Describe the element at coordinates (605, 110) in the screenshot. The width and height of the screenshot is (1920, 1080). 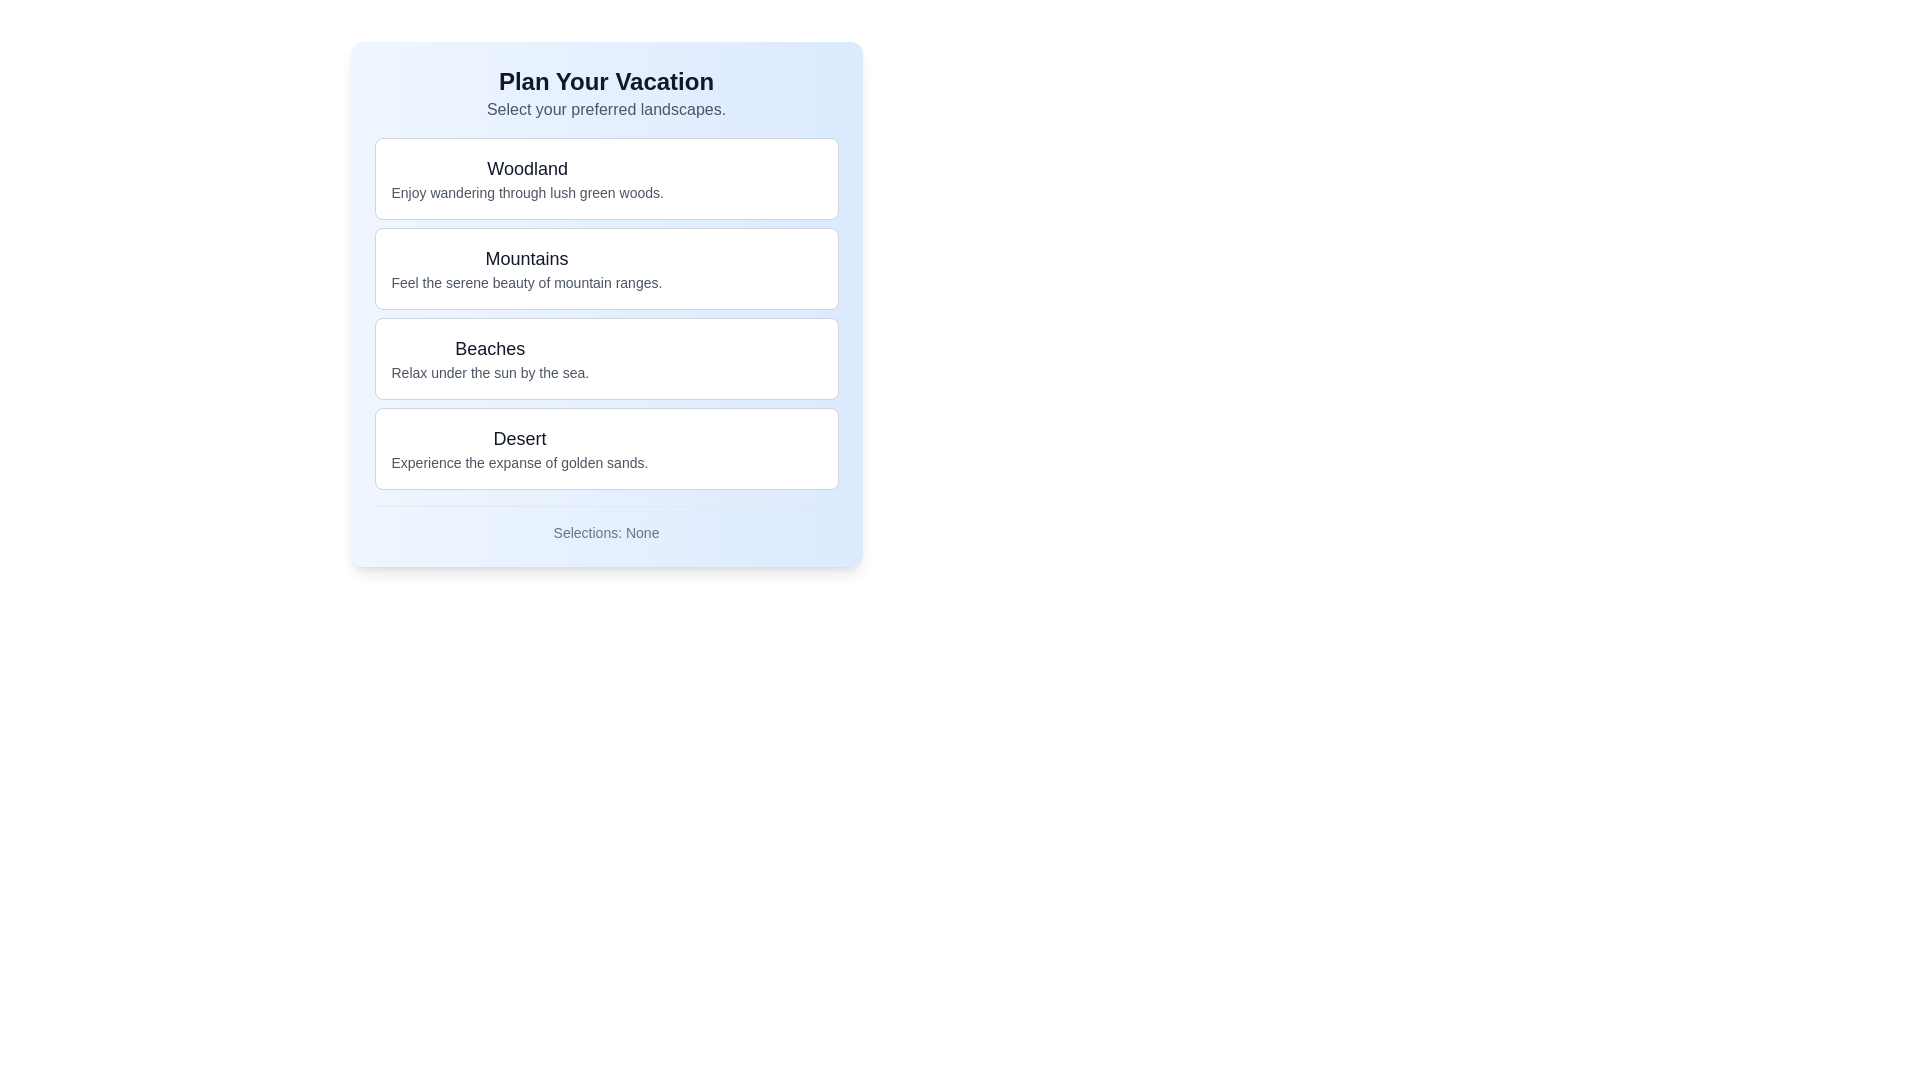
I see `text label that says 'Select your preferred landscapes.' which is styled in gray font and located below the header 'Plan Your Vacation.'` at that location.